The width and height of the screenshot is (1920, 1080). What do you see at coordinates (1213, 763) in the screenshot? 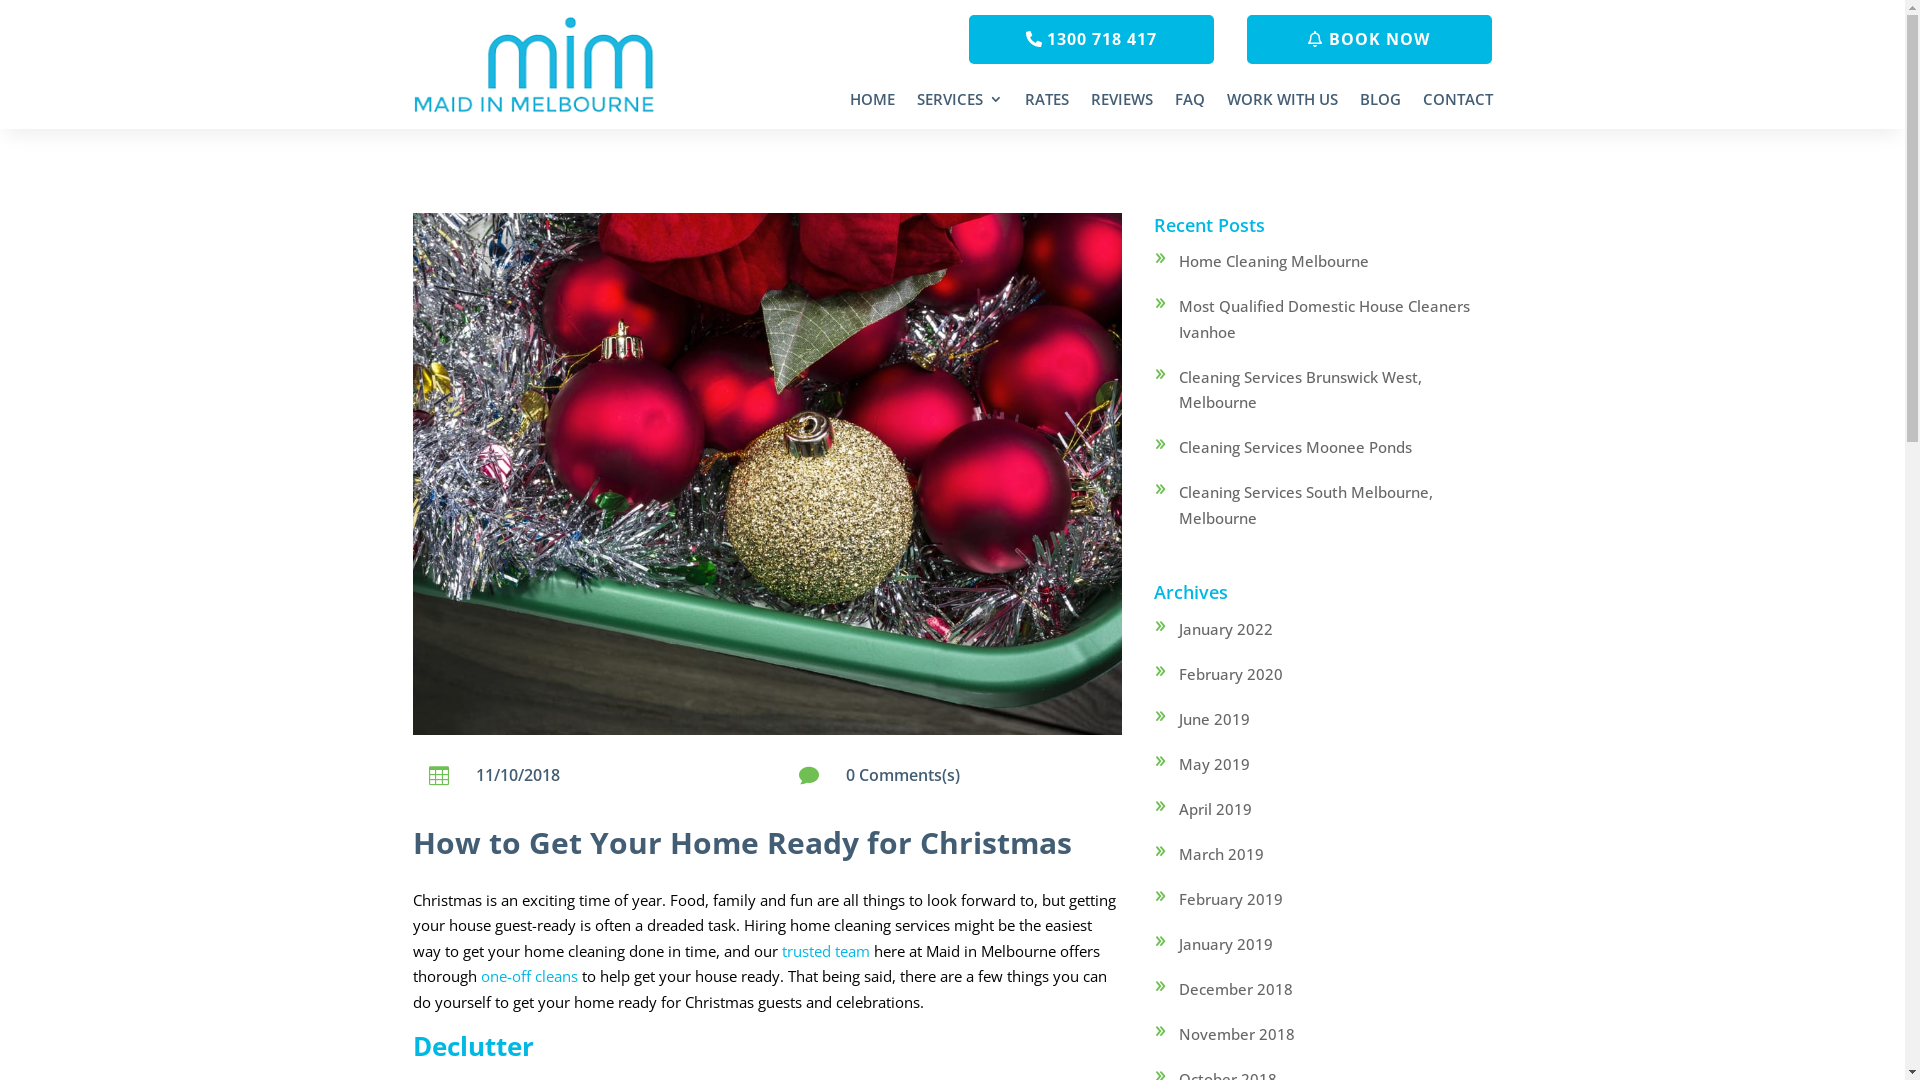
I see `'May 2019'` at bounding box center [1213, 763].